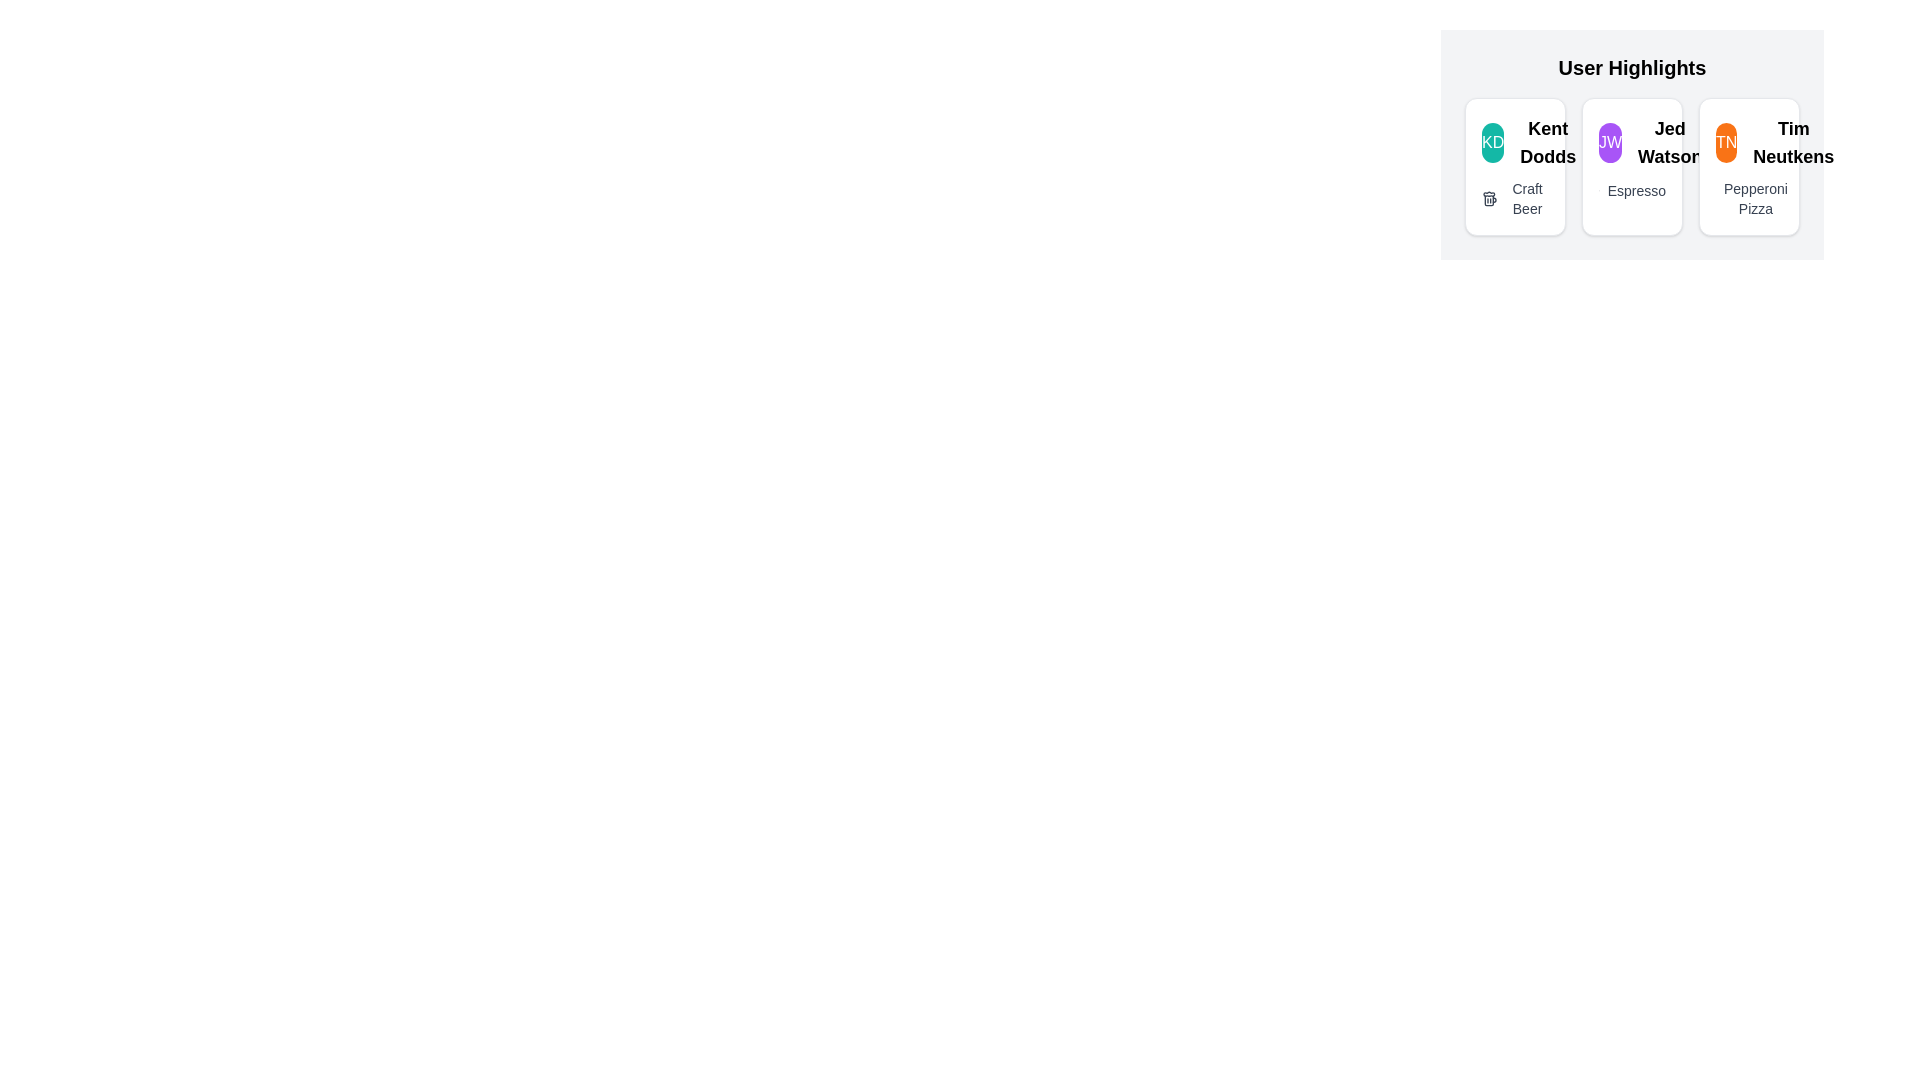 Image resolution: width=1920 pixels, height=1080 pixels. Describe the element at coordinates (1636, 191) in the screenshot. I see `the Text label displaying 'Espresso' located in the user 'Jed Watson' card by moving the cursor to its center` at that location.